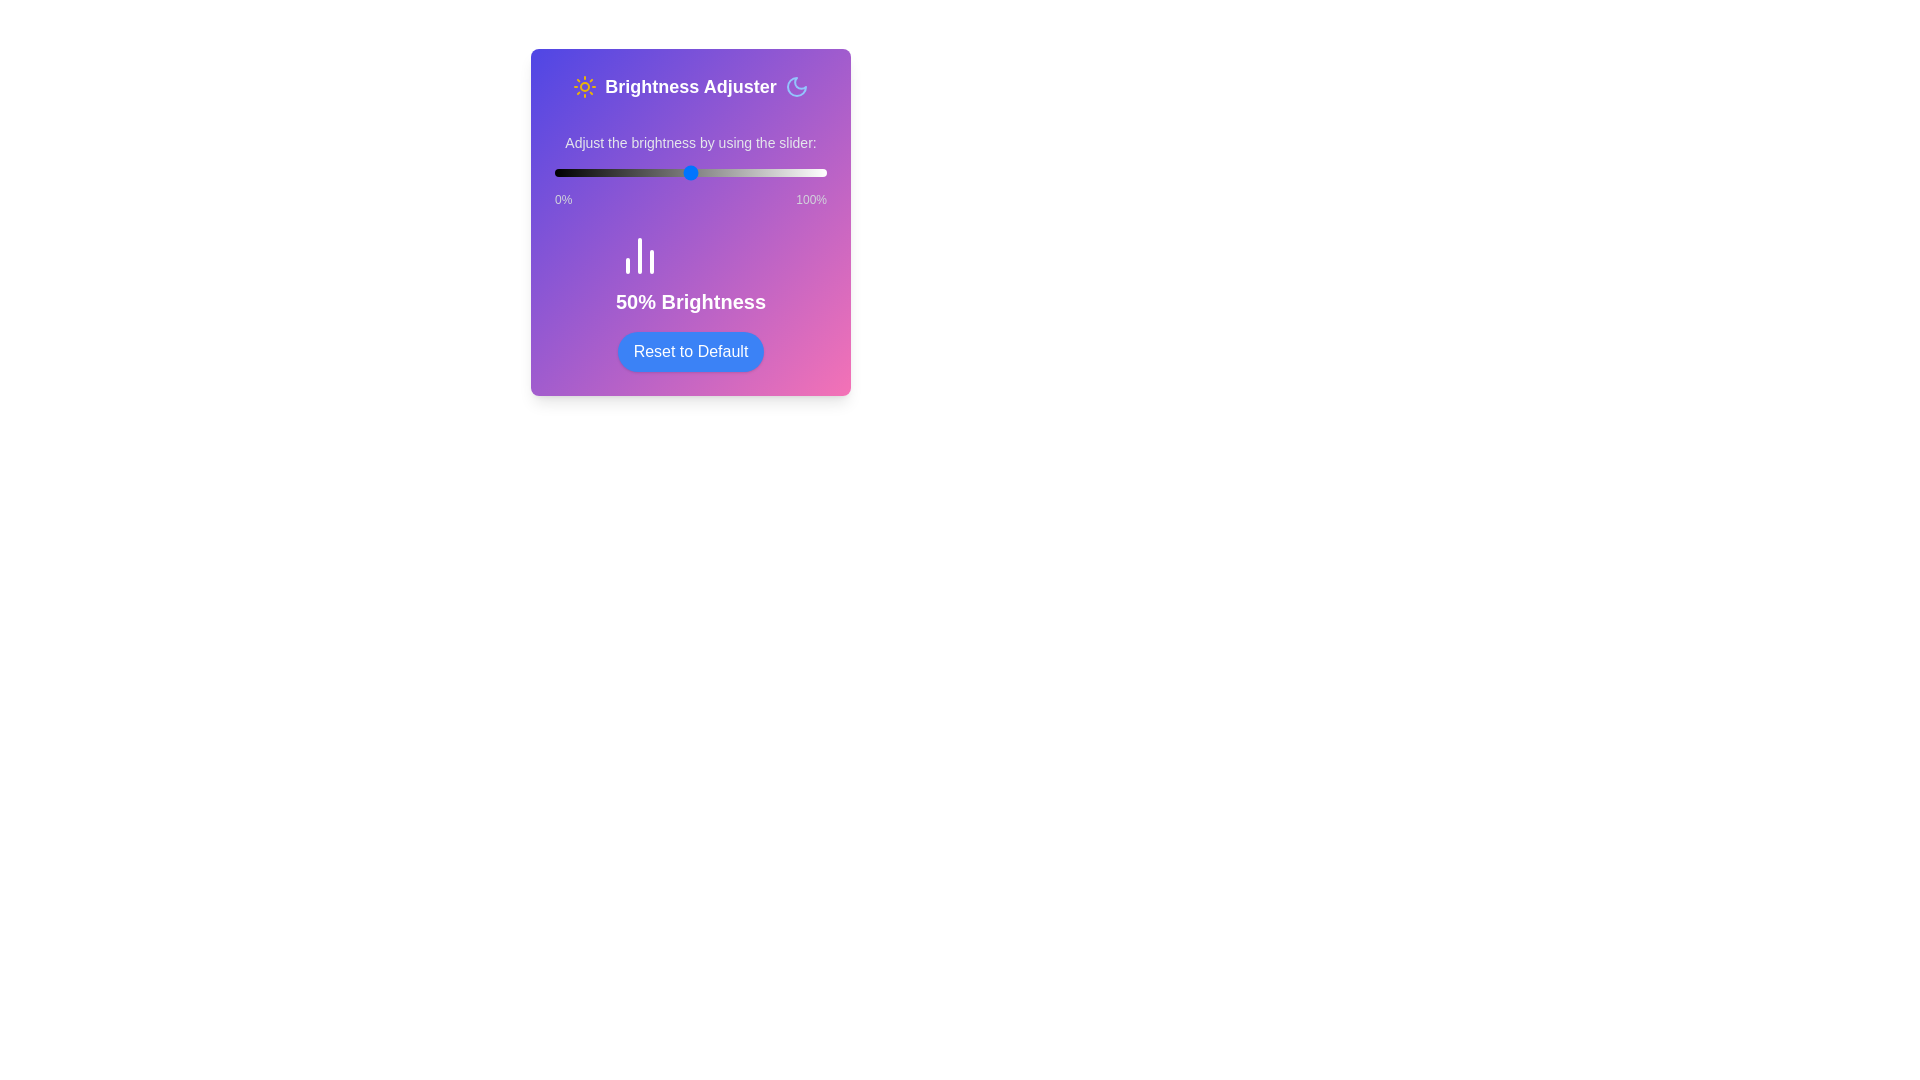 This screenshot has width=1920, height=1080. Describe the element at coordinates (586, 172) in the screenshot. I see `the brightness to 12% by moving the slider` at that location.